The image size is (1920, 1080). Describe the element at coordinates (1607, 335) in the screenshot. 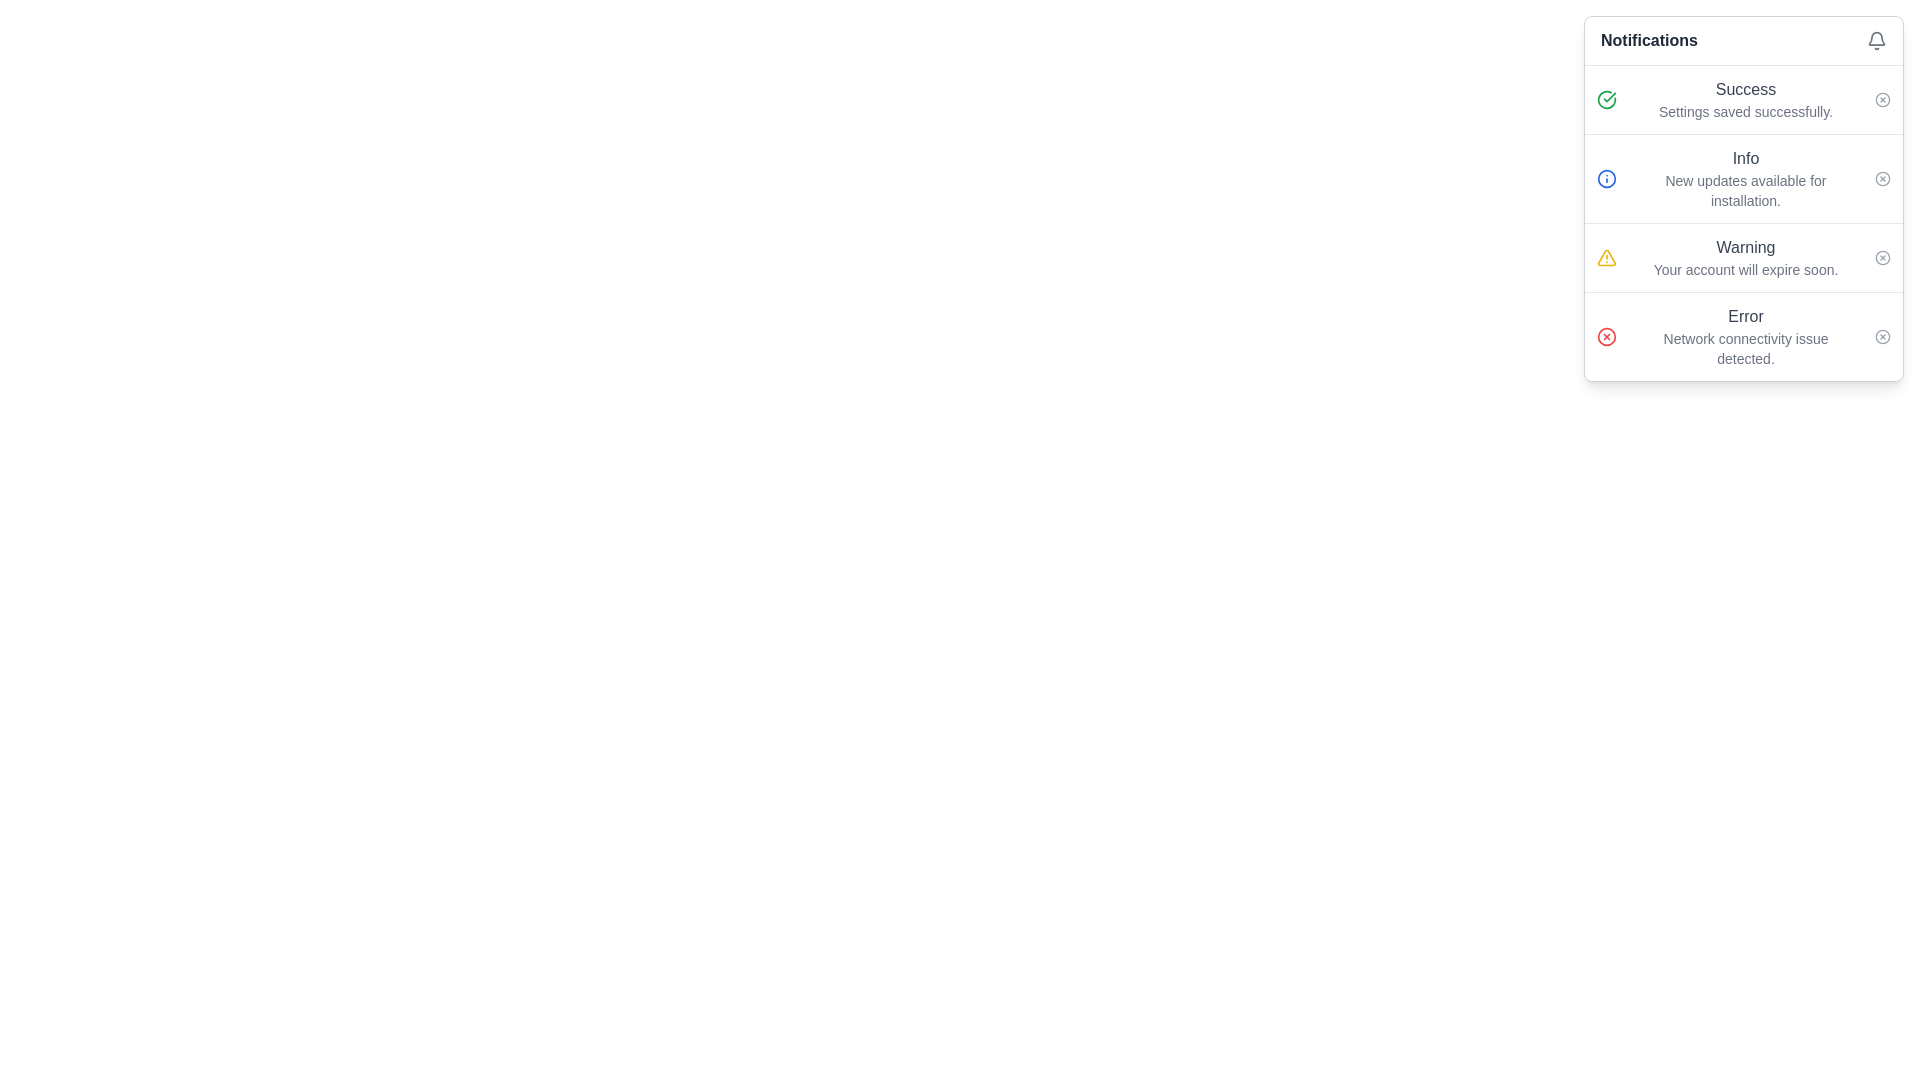

I see `the Decorative circle (SVG element) that visually represents a circular border in the 'Error' notification row at the bottom of the Notifications panel` at that location.